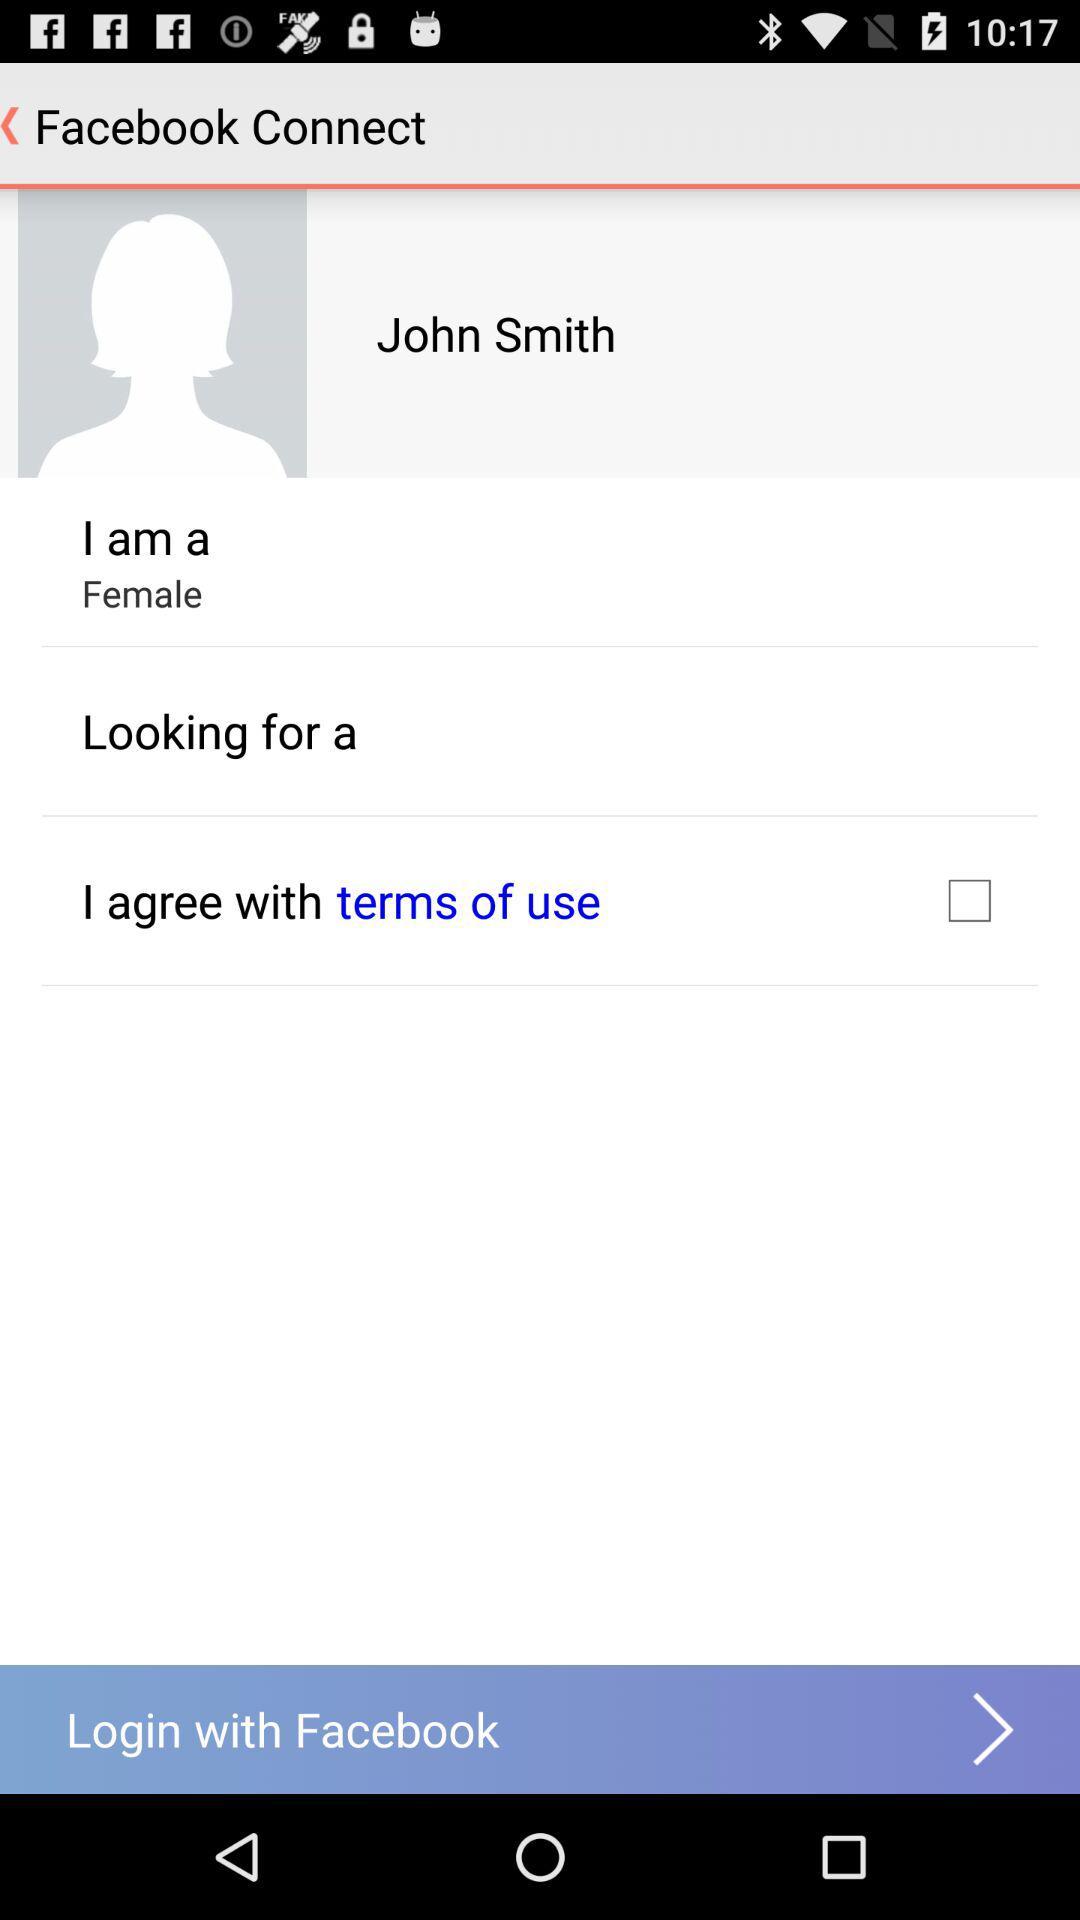  What do you see at coordinates (145, 536) in the screenshot?
I see `item above female icon` at bounding box center [145, 536].